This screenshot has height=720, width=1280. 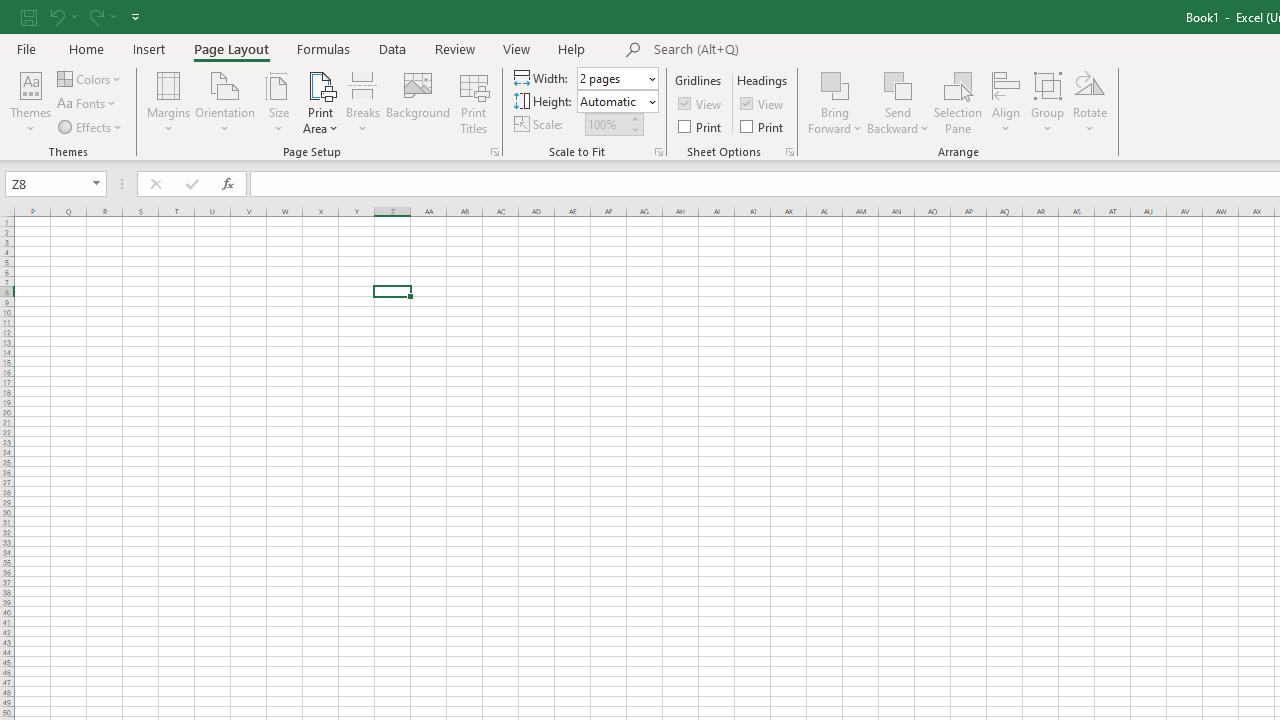 I want to click on 'Bring Forward', so click(x=835, y=103).